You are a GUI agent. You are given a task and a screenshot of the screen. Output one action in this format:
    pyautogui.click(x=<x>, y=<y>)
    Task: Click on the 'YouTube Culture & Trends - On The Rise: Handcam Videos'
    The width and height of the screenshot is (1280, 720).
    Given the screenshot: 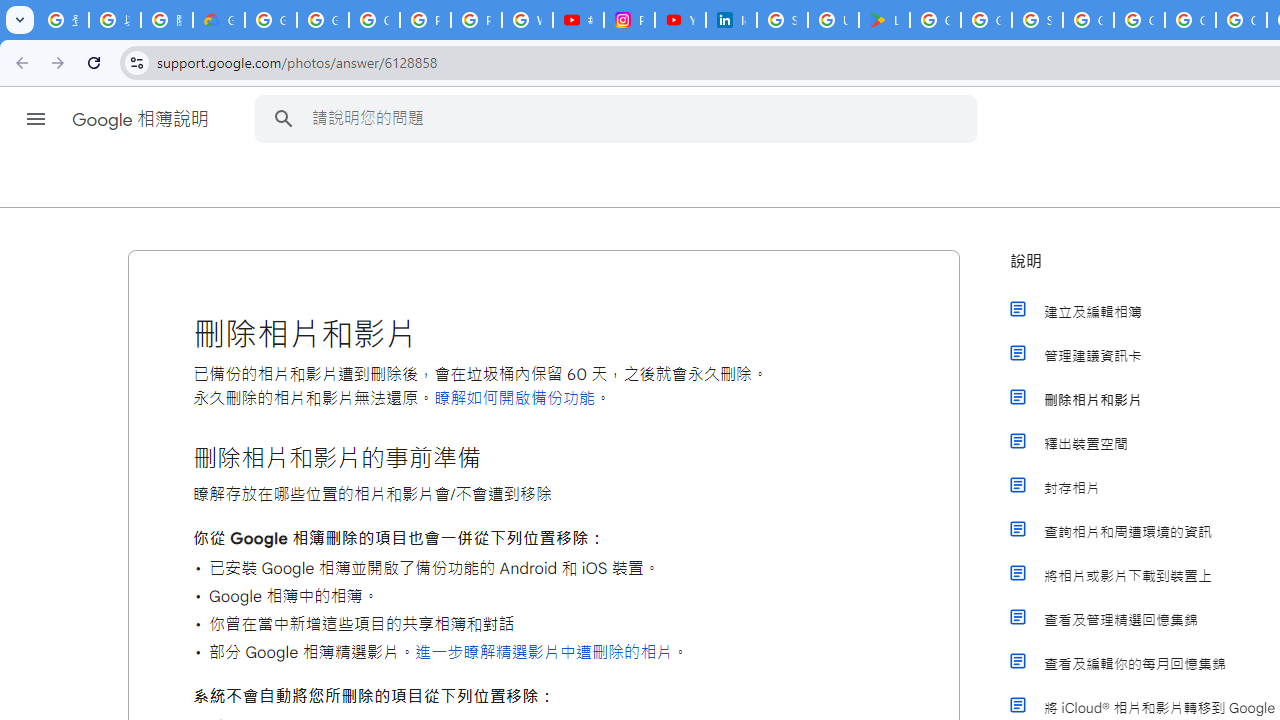 What is the action you would take?
    pyautogui.click(x=680, y=20)
    